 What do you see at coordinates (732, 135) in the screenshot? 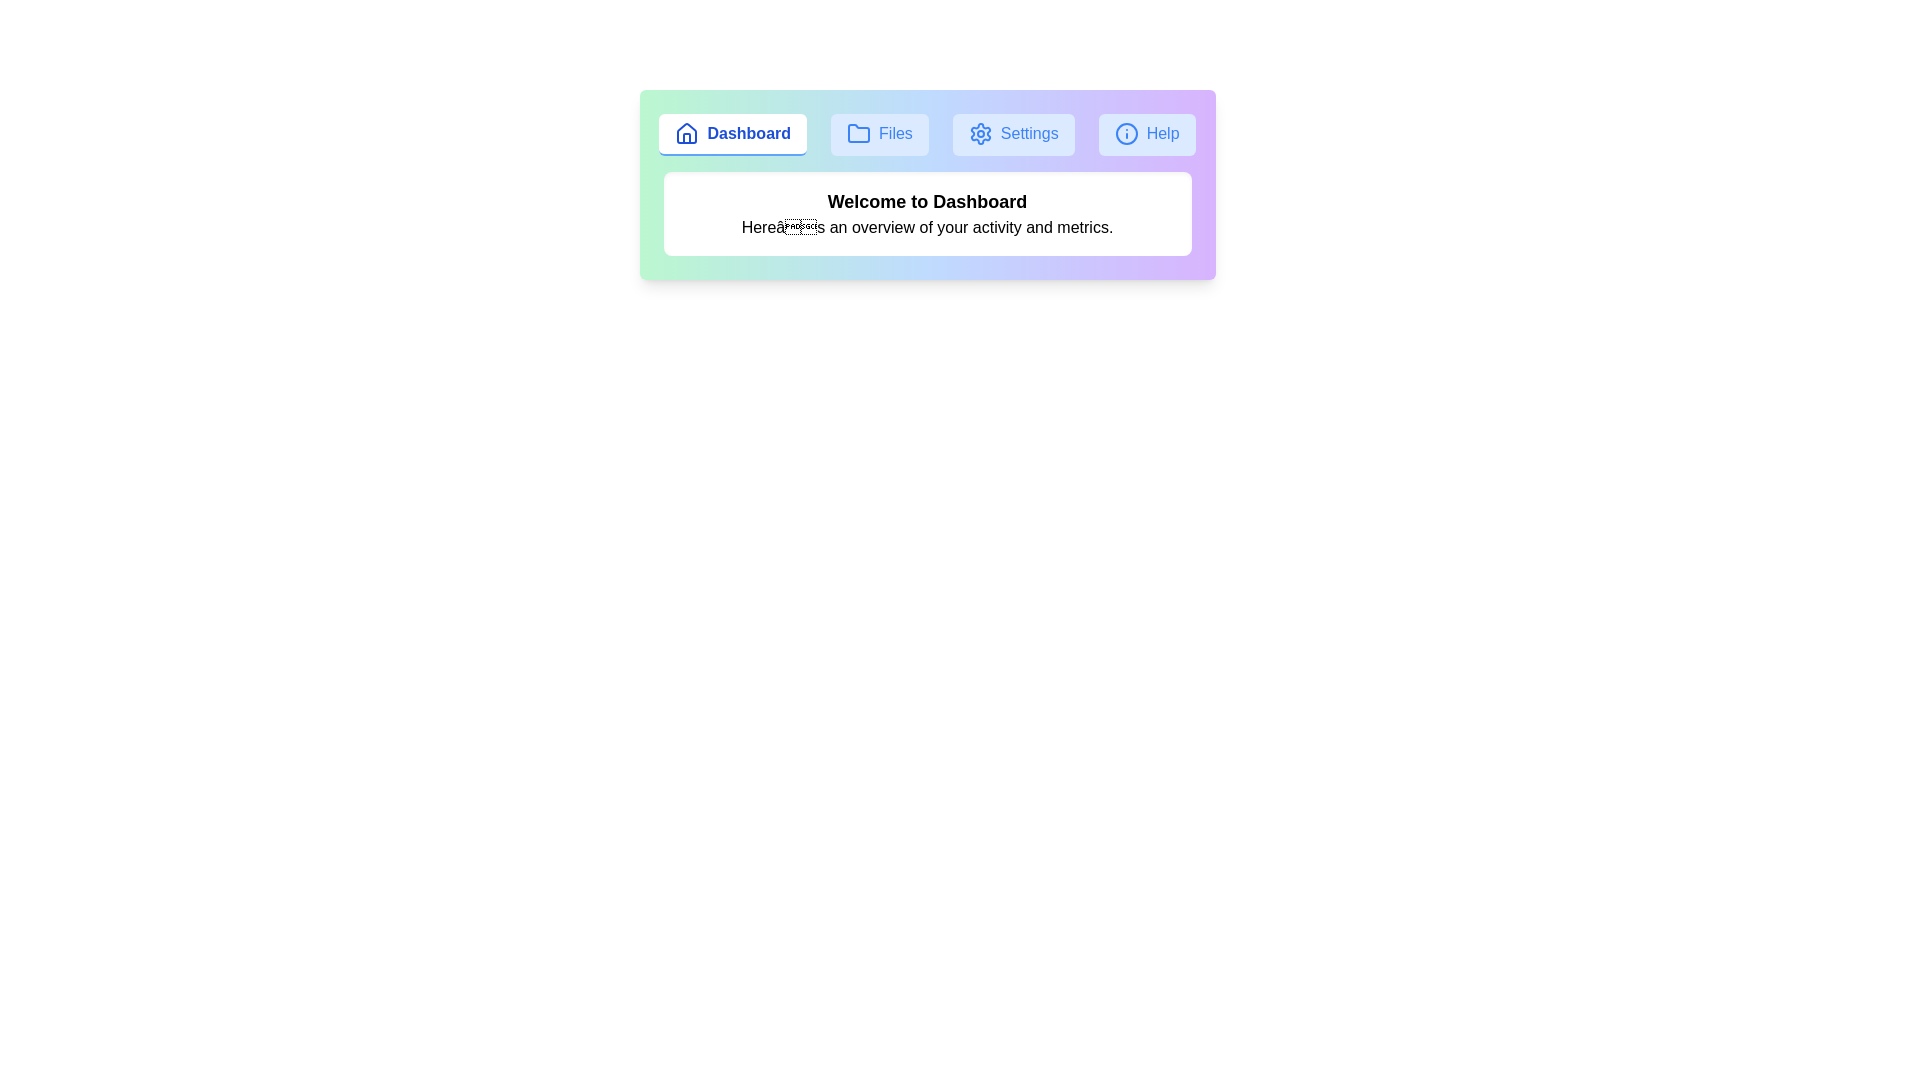
I see `the Dashboard tab` at bounding box center [732, 135].